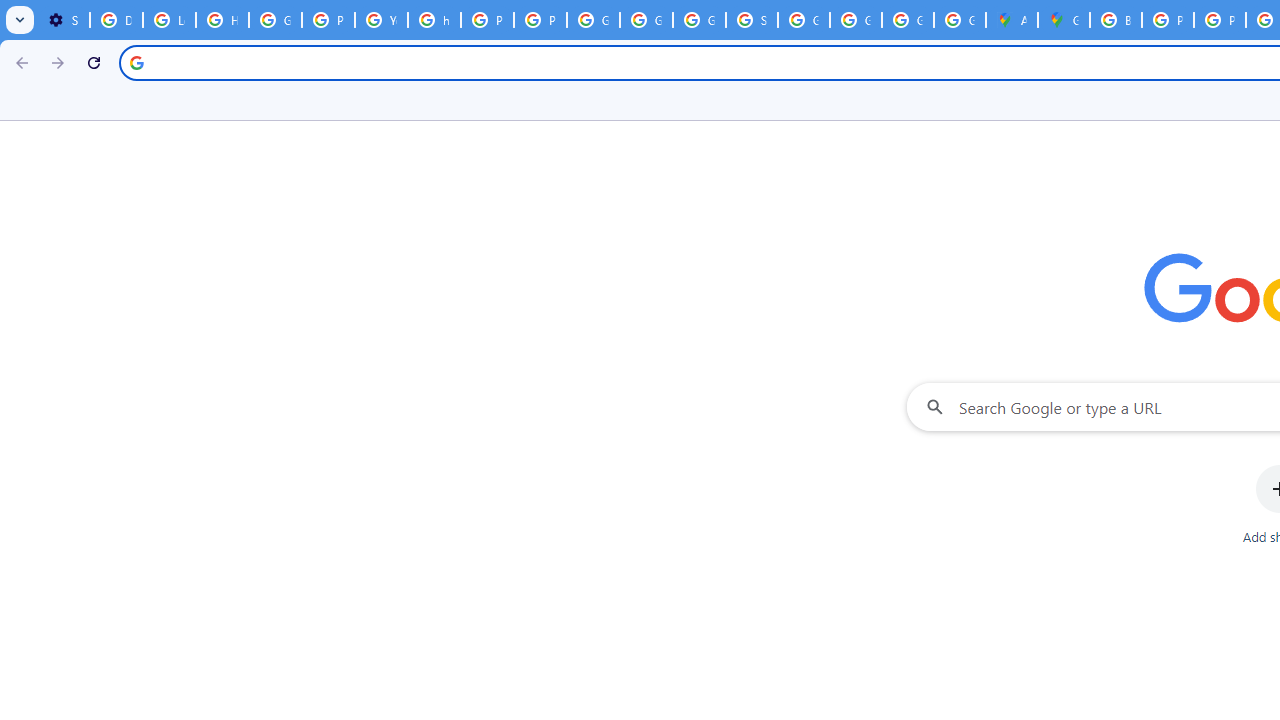 The image size is (1280, 720). I want to click on 'YouTube', so click(381, 20).